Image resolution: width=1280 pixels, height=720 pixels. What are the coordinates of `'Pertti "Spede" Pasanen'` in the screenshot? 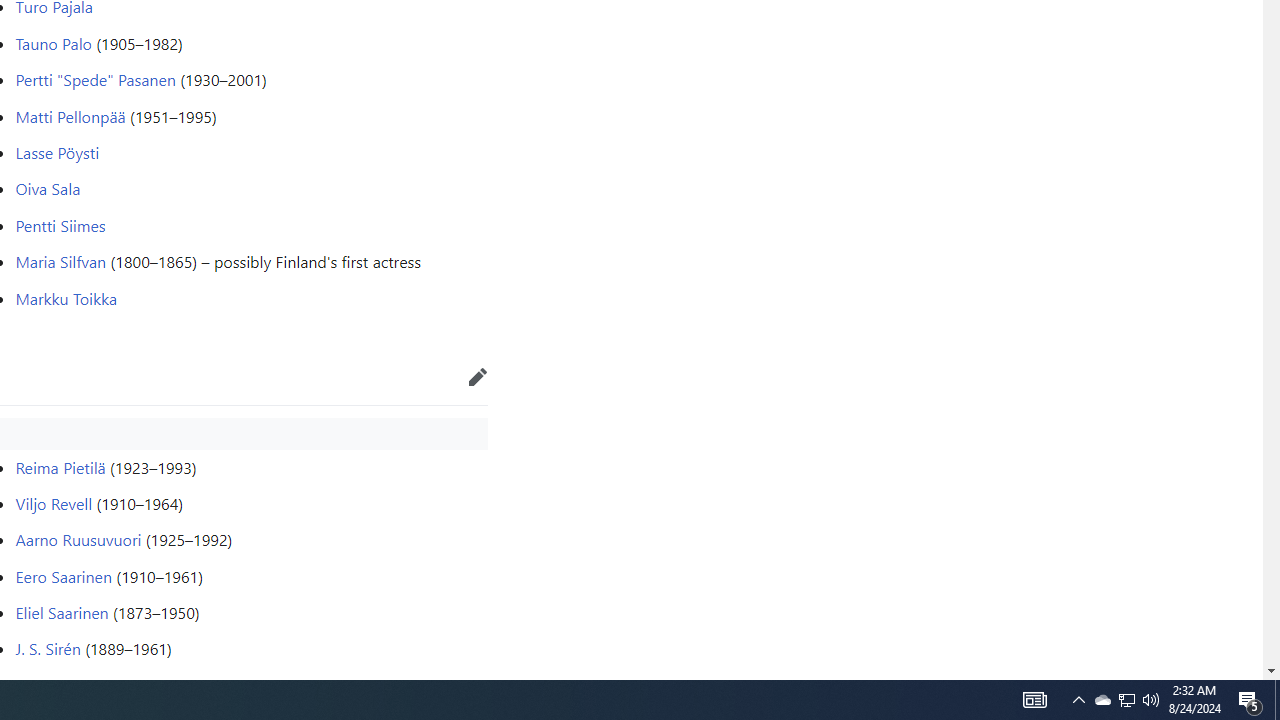 It's located at (95, 78).